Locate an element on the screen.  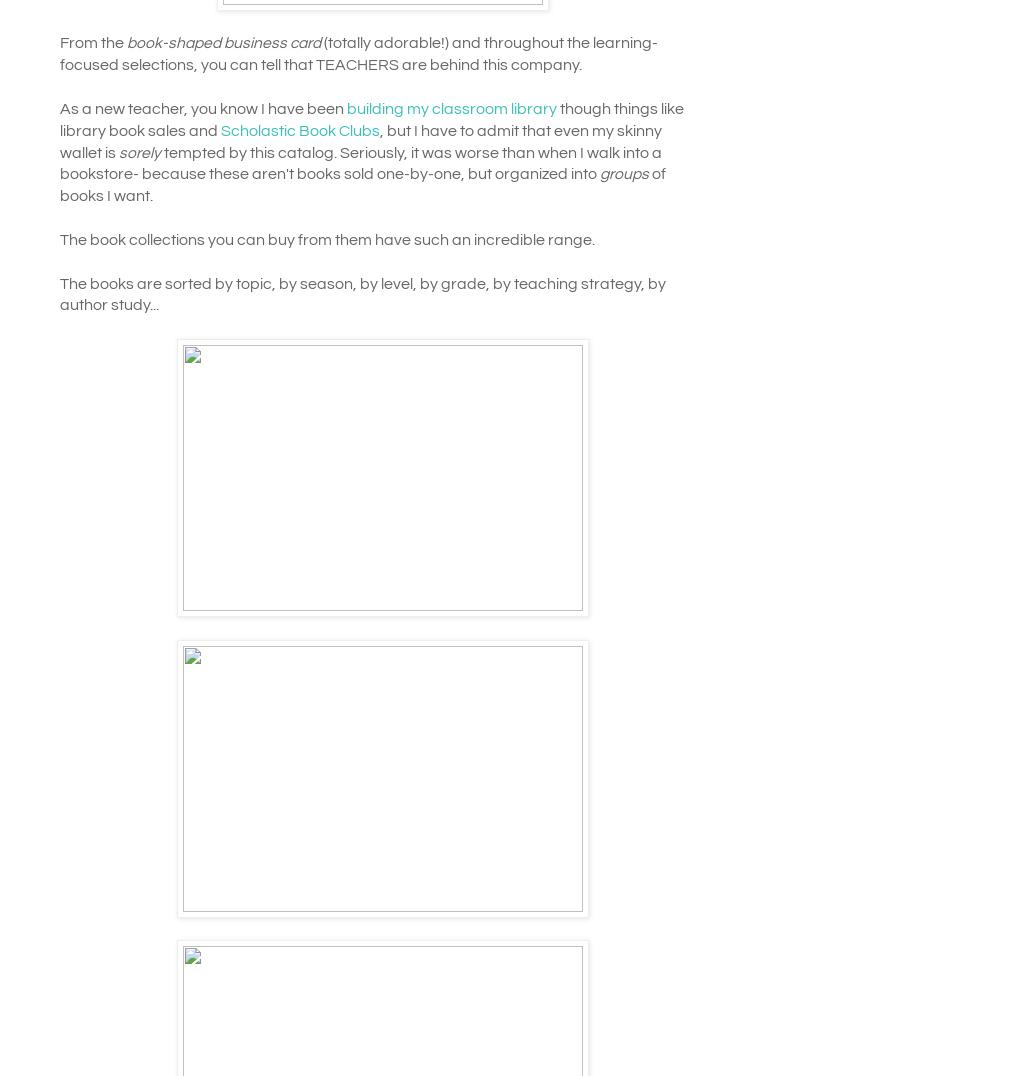
'of books I want.' is located at coordinates (361, 183).